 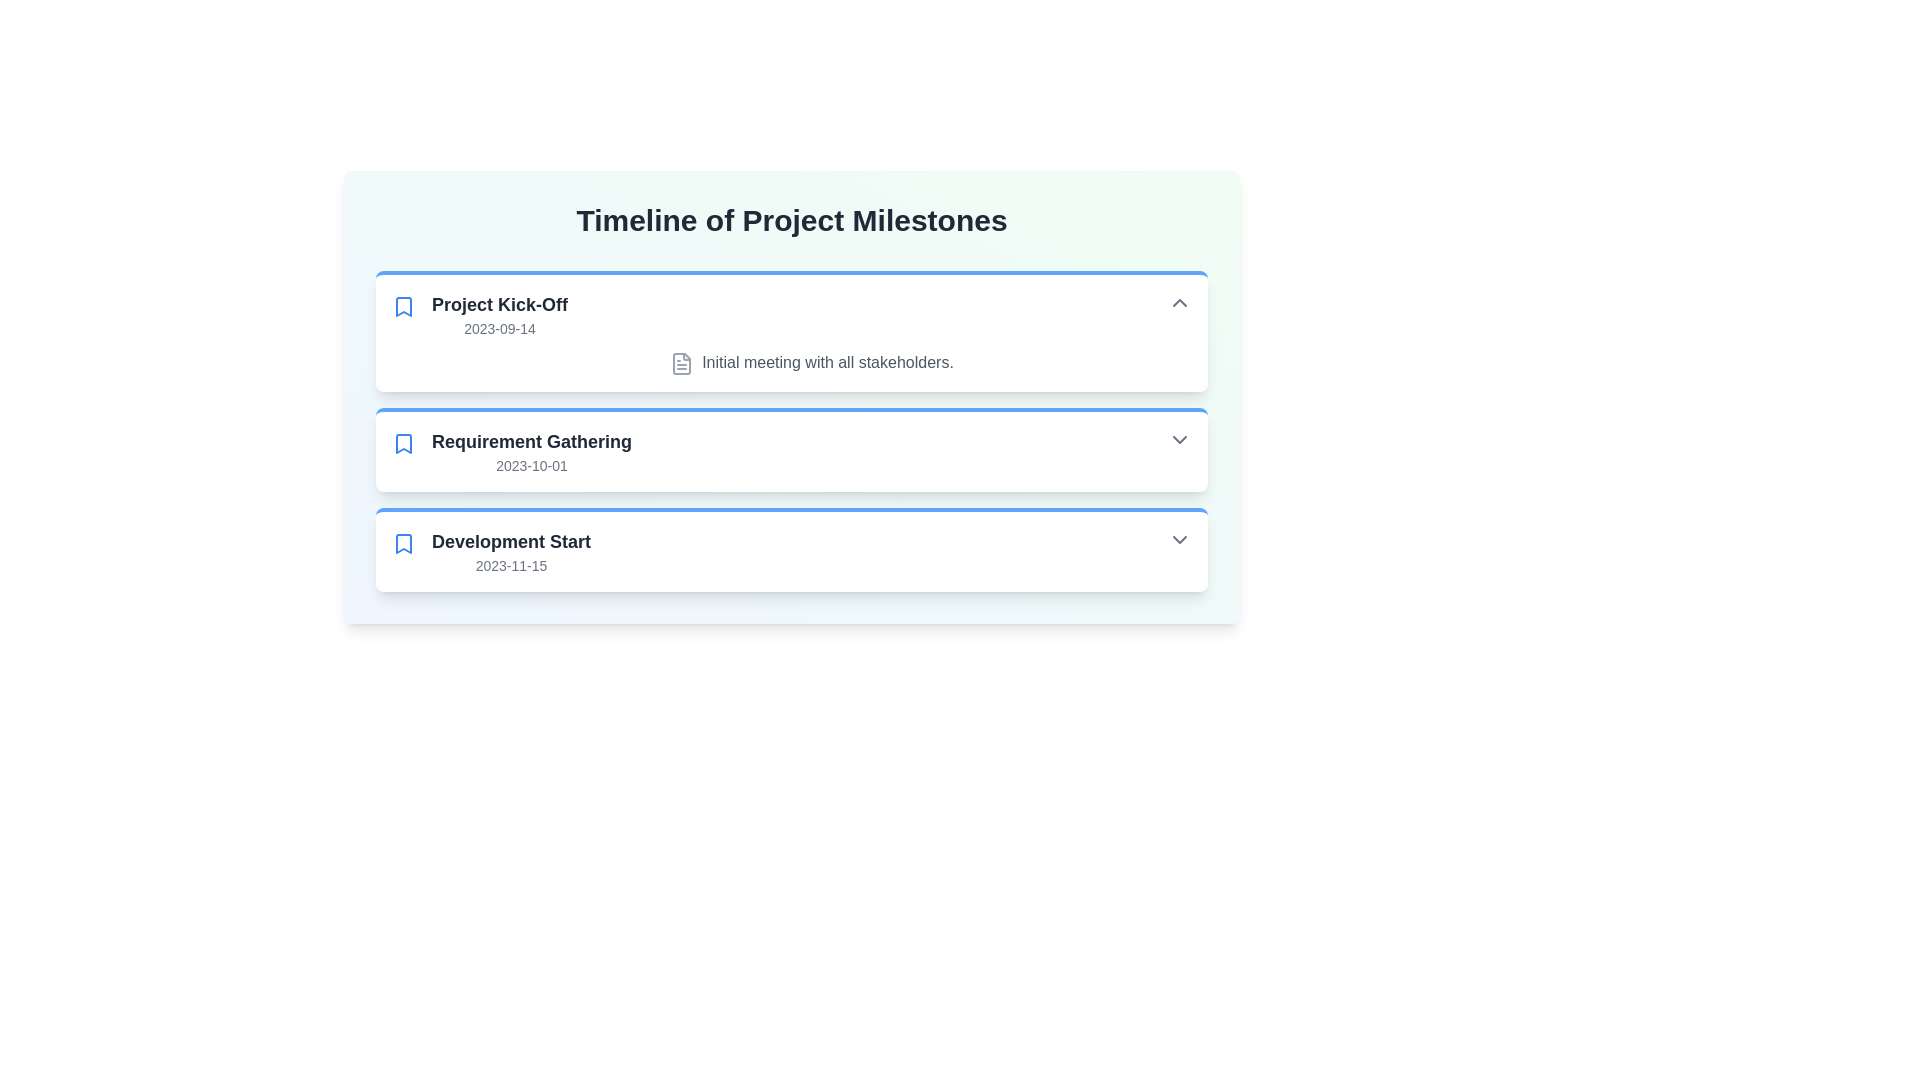 What do you see at coordinates (499, 327) in the screenshot?
I see `the informational text label displaying the date for the 'Project Kick-Off' milestone, located below the 'Project Kick-Off' text in the milestone list` at bounding box center [499, 327].